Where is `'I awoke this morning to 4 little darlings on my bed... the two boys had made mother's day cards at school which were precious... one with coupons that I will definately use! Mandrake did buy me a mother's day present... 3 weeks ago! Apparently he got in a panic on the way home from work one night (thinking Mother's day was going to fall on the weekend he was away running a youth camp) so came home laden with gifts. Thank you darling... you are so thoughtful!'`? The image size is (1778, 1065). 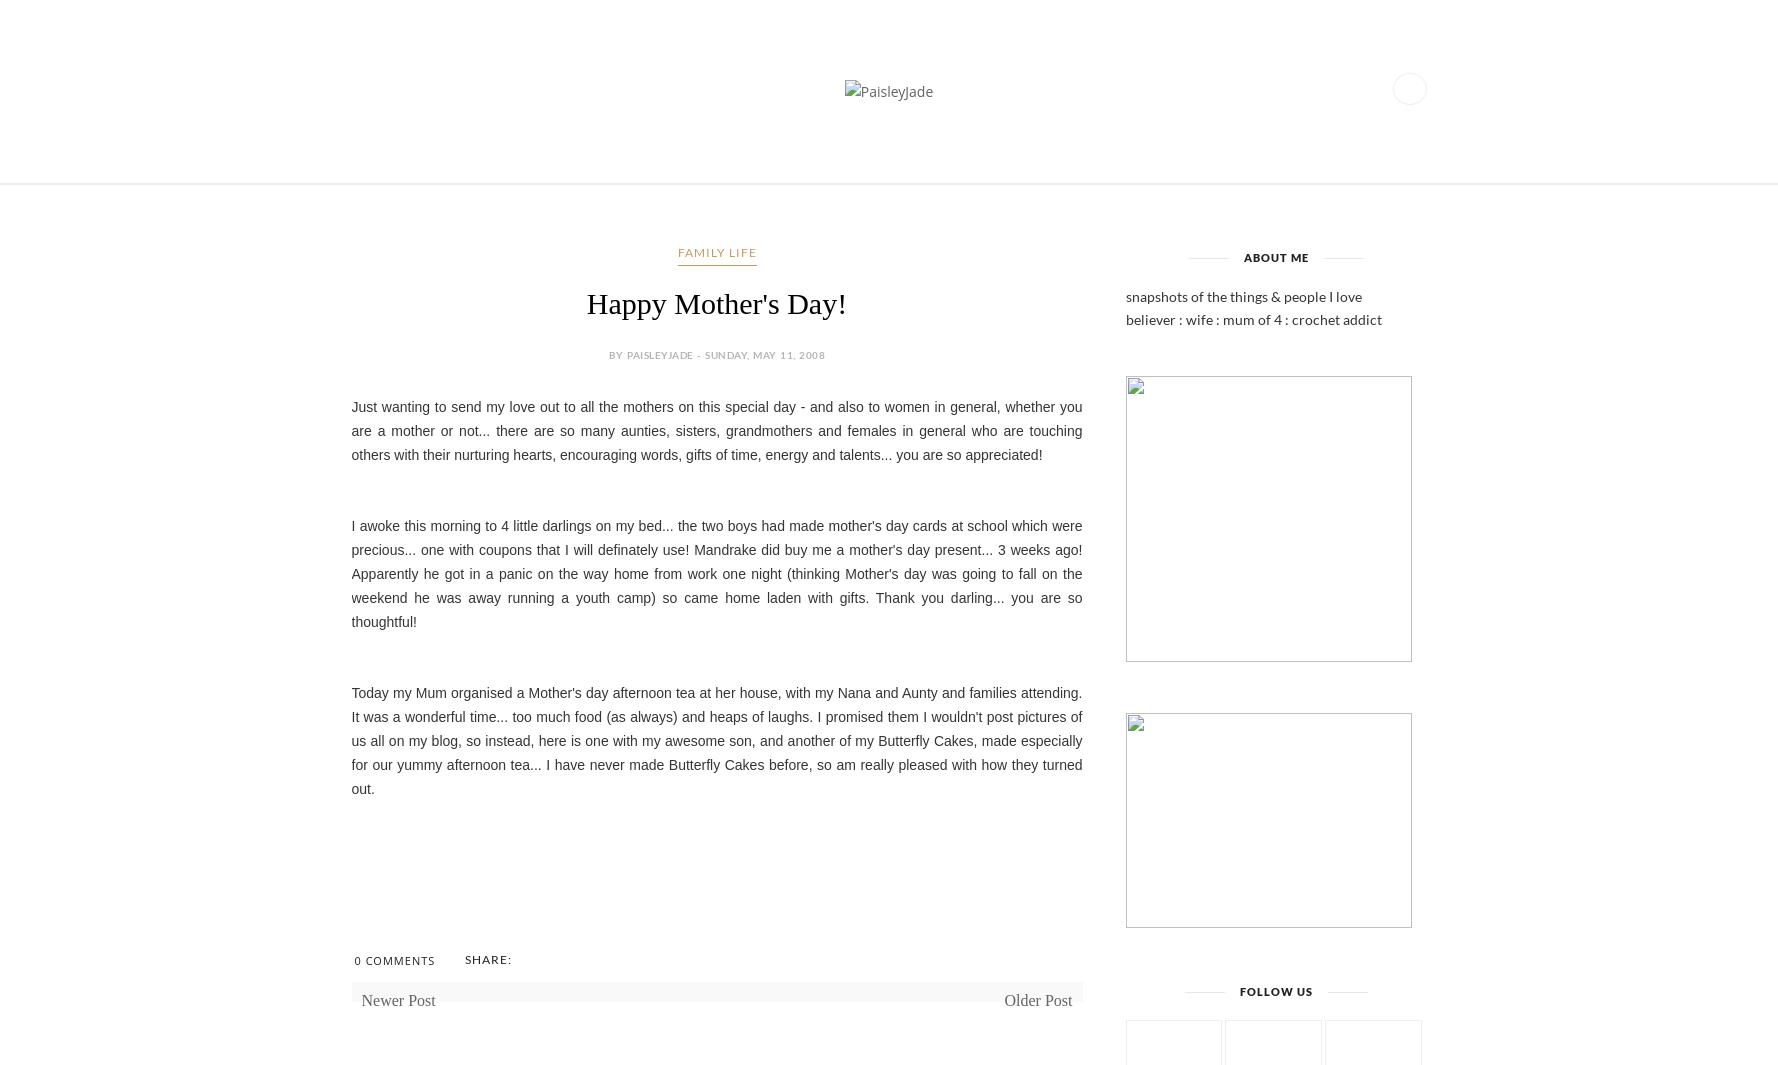
'I awoke this morning to 4 little darlings on my bed... the two boys had made mother's day cards at school which were precious... one with coupons that I will definately use! Mandrake did buy me a mother's day present... 3 weeks ago! Apparently he got in a panic on the way home from work one night (thinking Mother's day was going to fall on the weekend he was away running a youth camp) so came home laden with gifts. Thank you darling... you are so thoughtful!' is located at coordinates (715, 574).